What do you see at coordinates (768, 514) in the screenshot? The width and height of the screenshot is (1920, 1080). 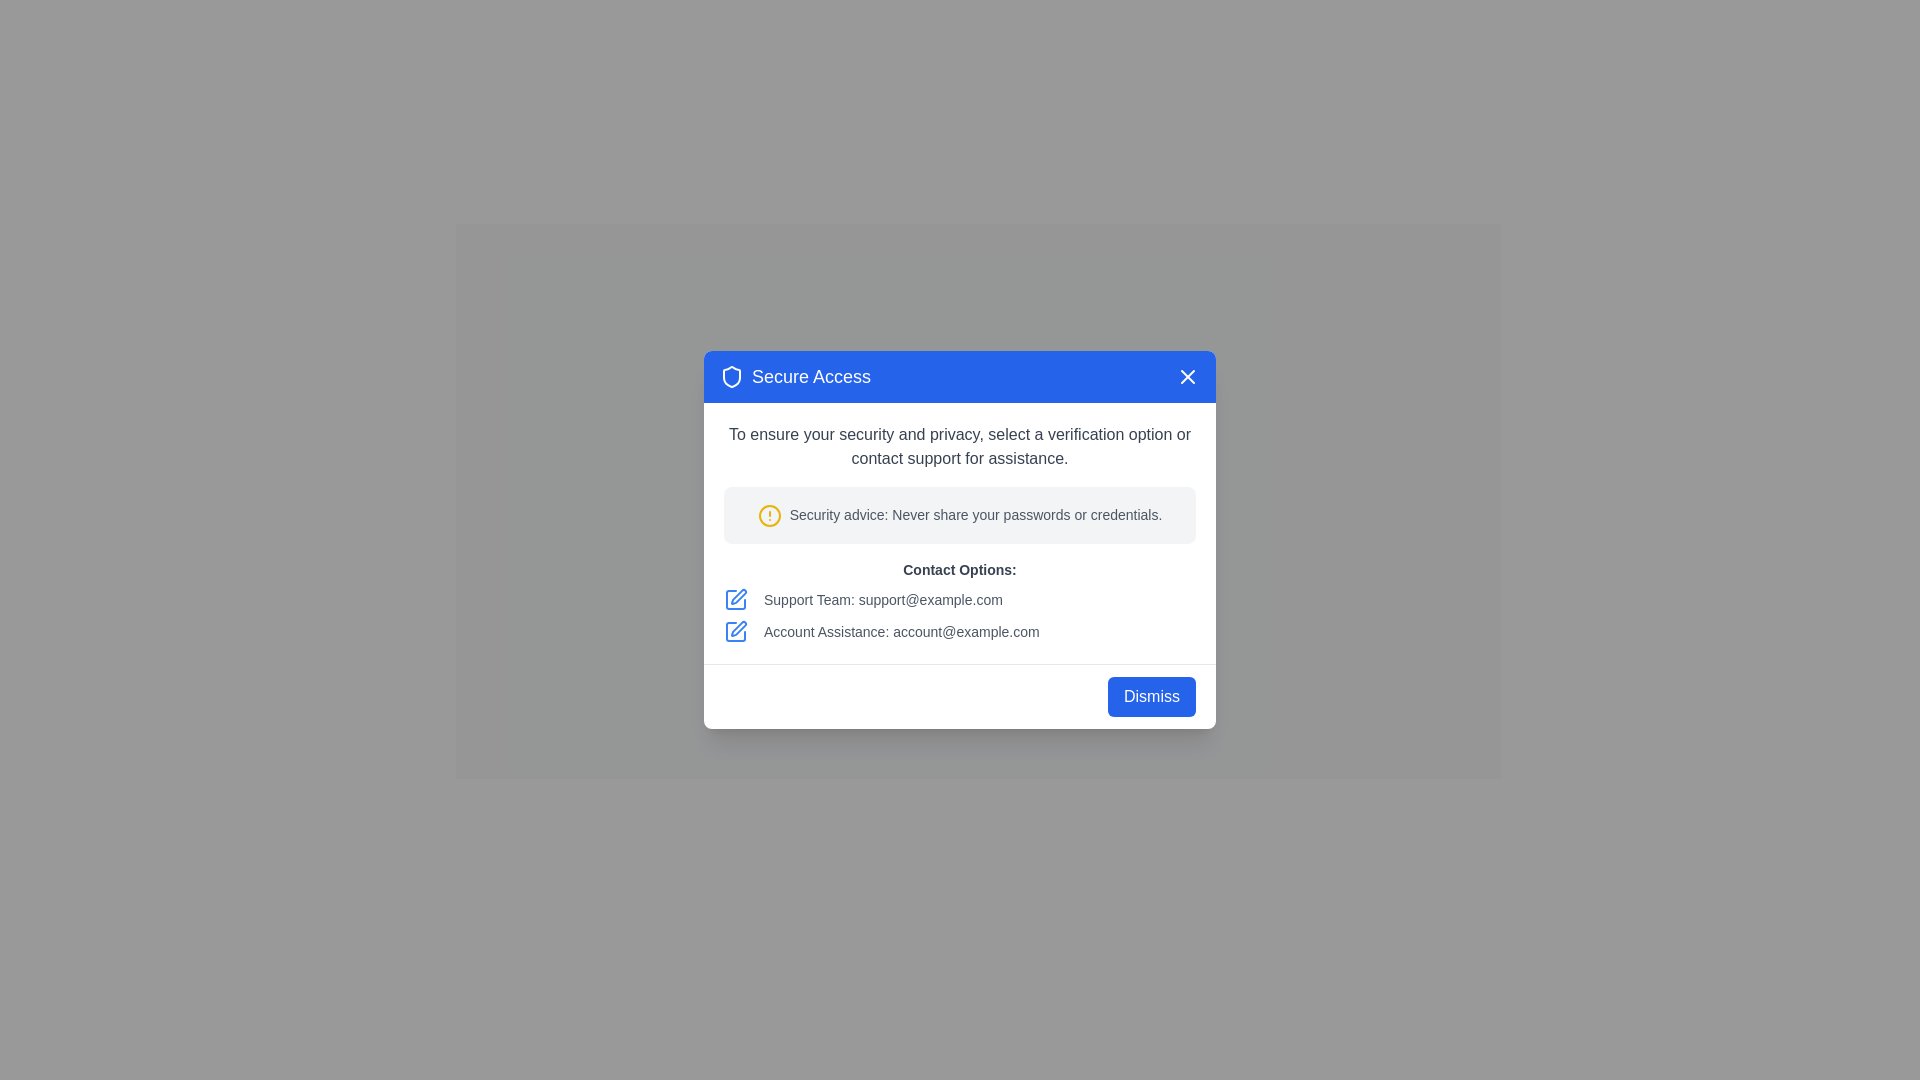 I see `the circular icon component with a yellow border and white fill, which is part of the visual warning icon located near the phrase 'Security advice' in the 'Secure Access' modal dialog` at bounding box center [768, 514].